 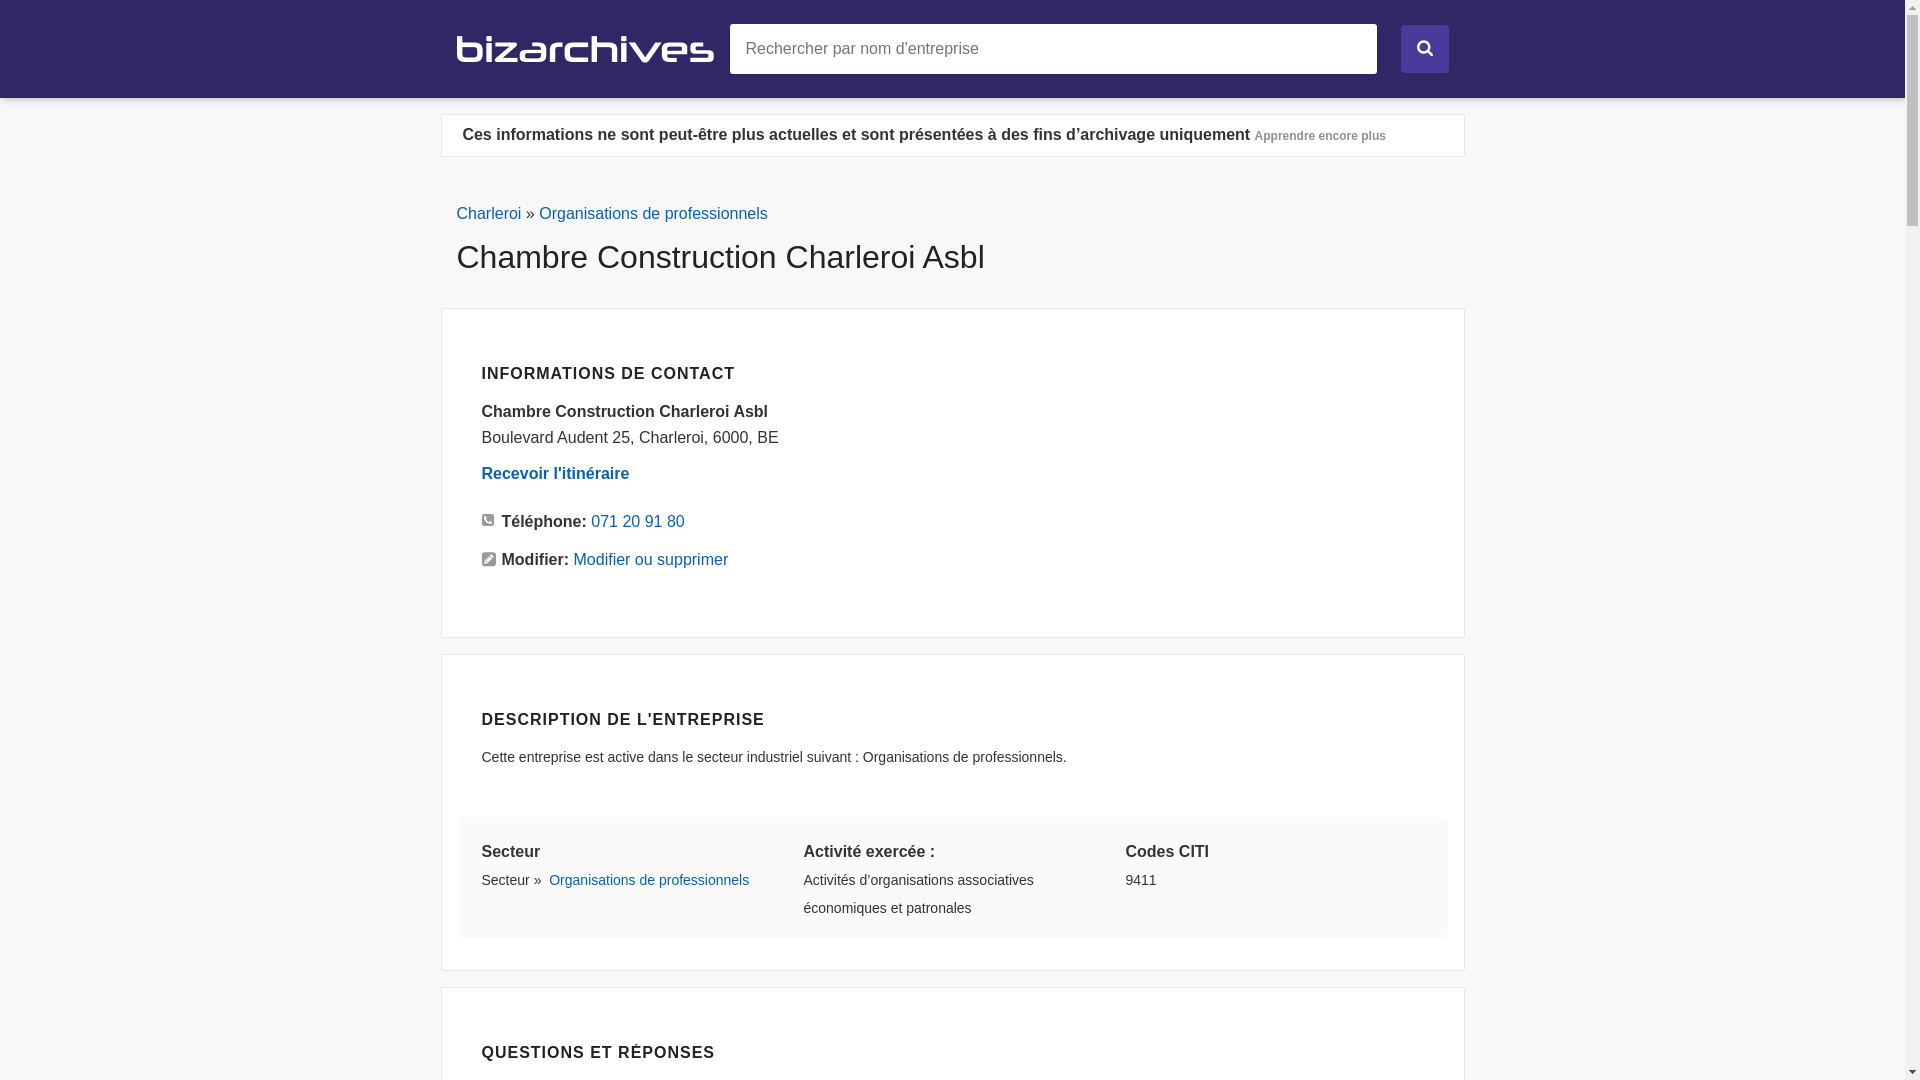 What do you see at coordinates (1320, 135) in the screenshot?
I see `'Apprendre encore plus'` at bounding box center [1320, 135].